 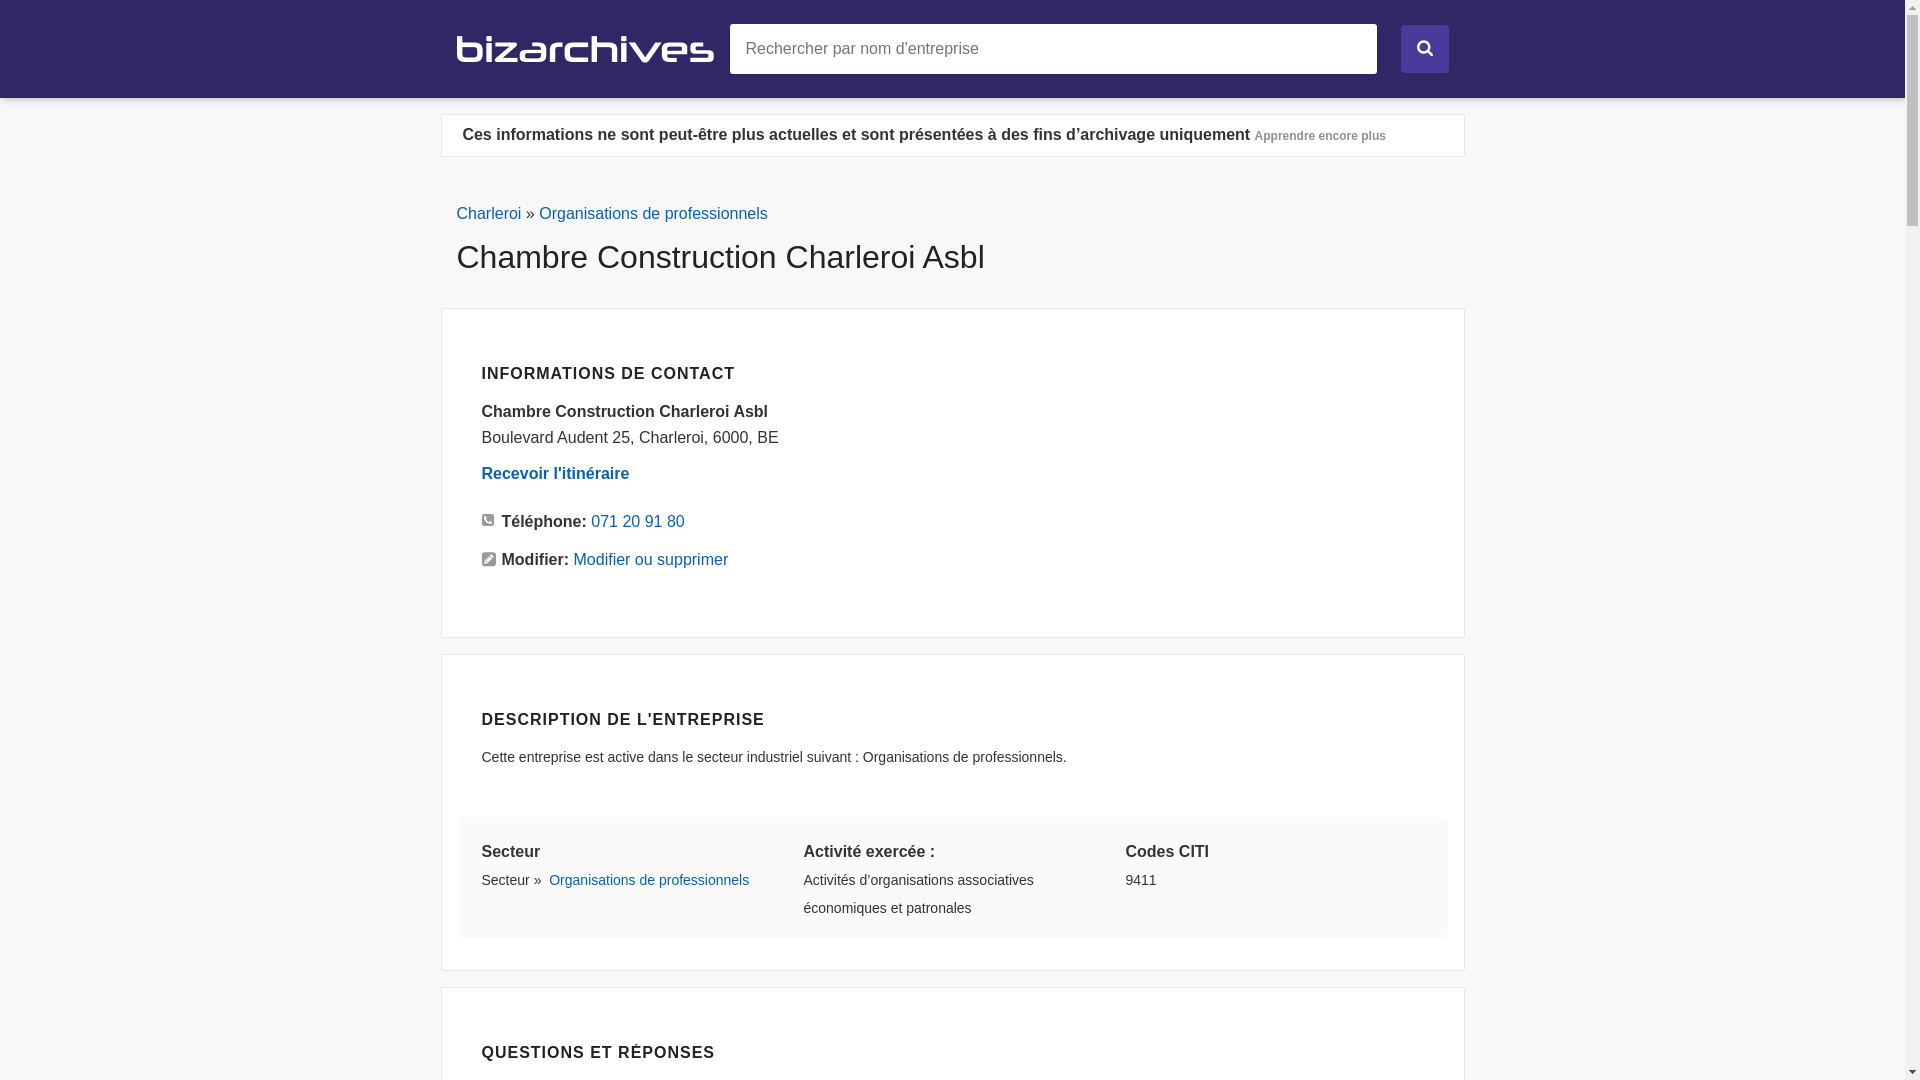 What do you see at coordinates (1320, 135) in the screenshot?
I see `'Apprendre encore plus'` at bounding box center [1320, 135].